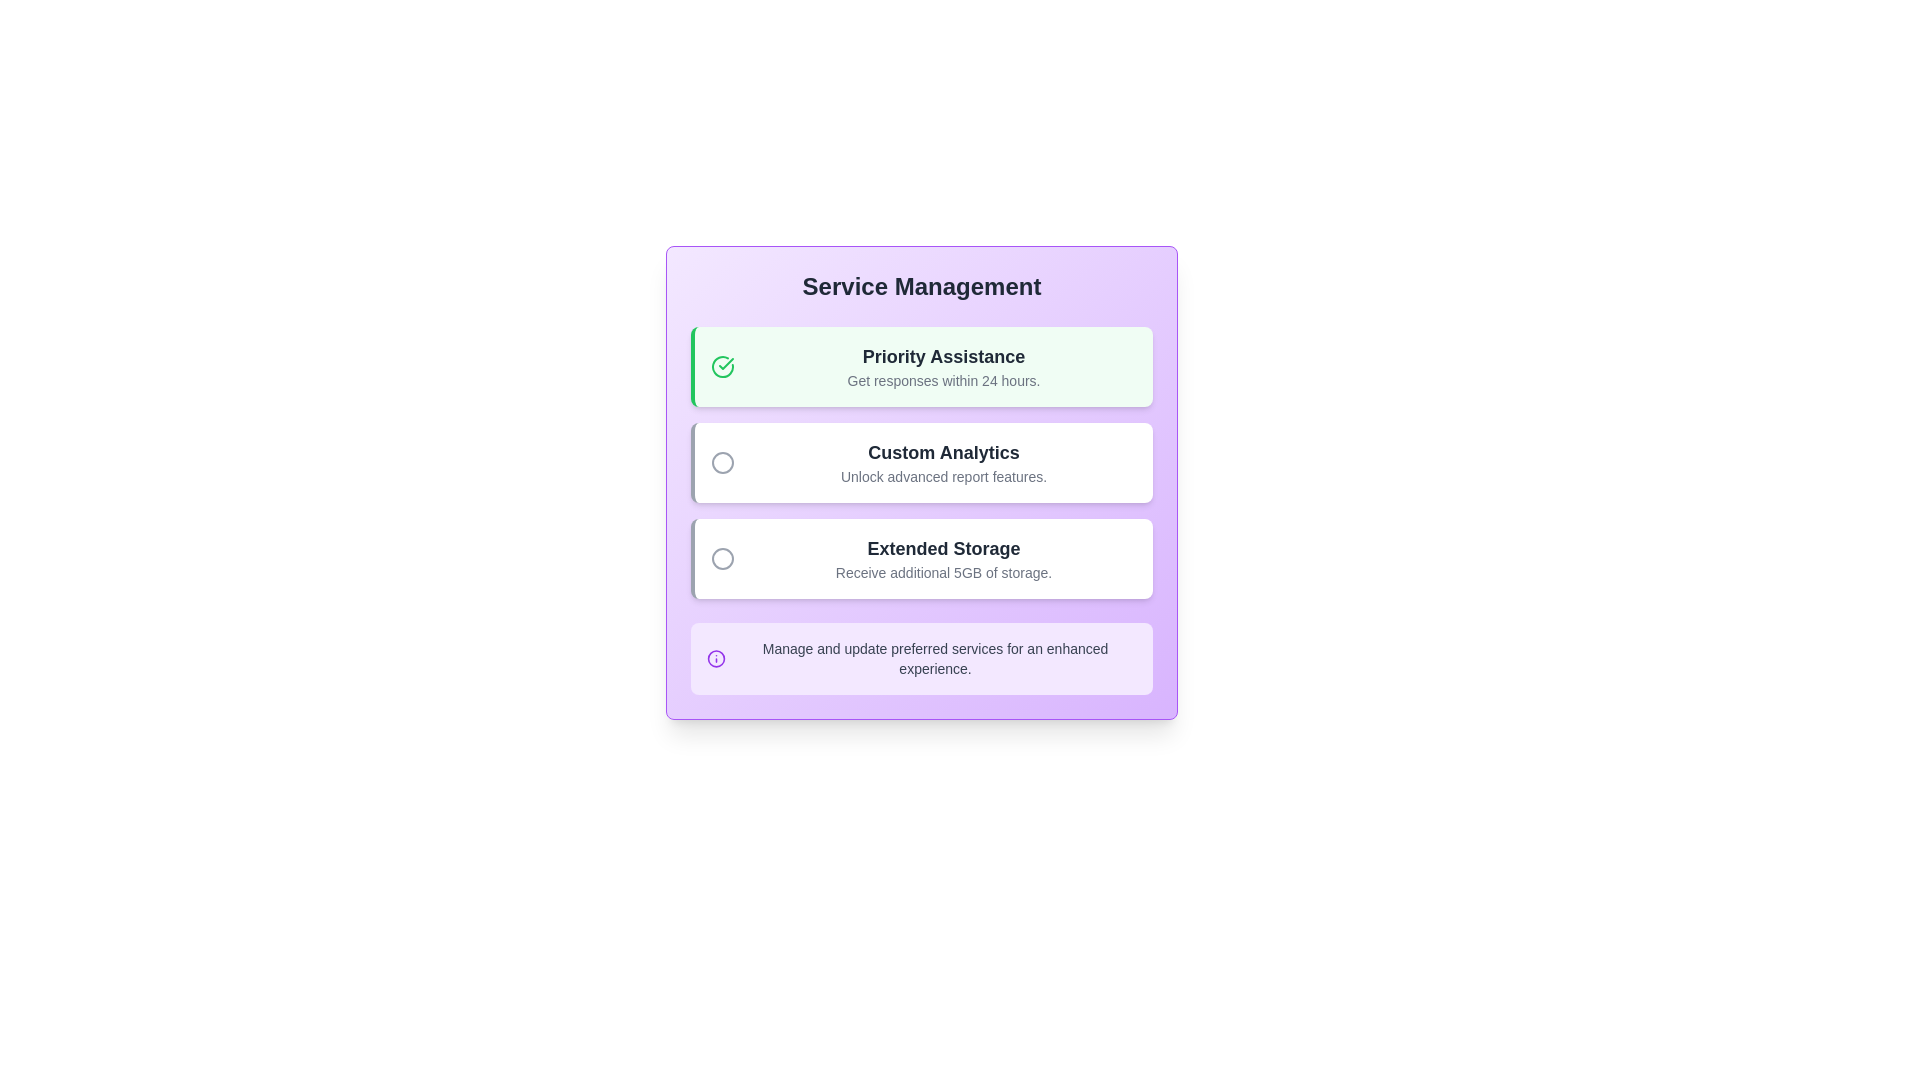 The image size is (1920, 1080). I want to click on the text label displaying 'Unlock advanced report features.' located below the 'Custom Analytics' label in the Service Management section, so click(943, 477).